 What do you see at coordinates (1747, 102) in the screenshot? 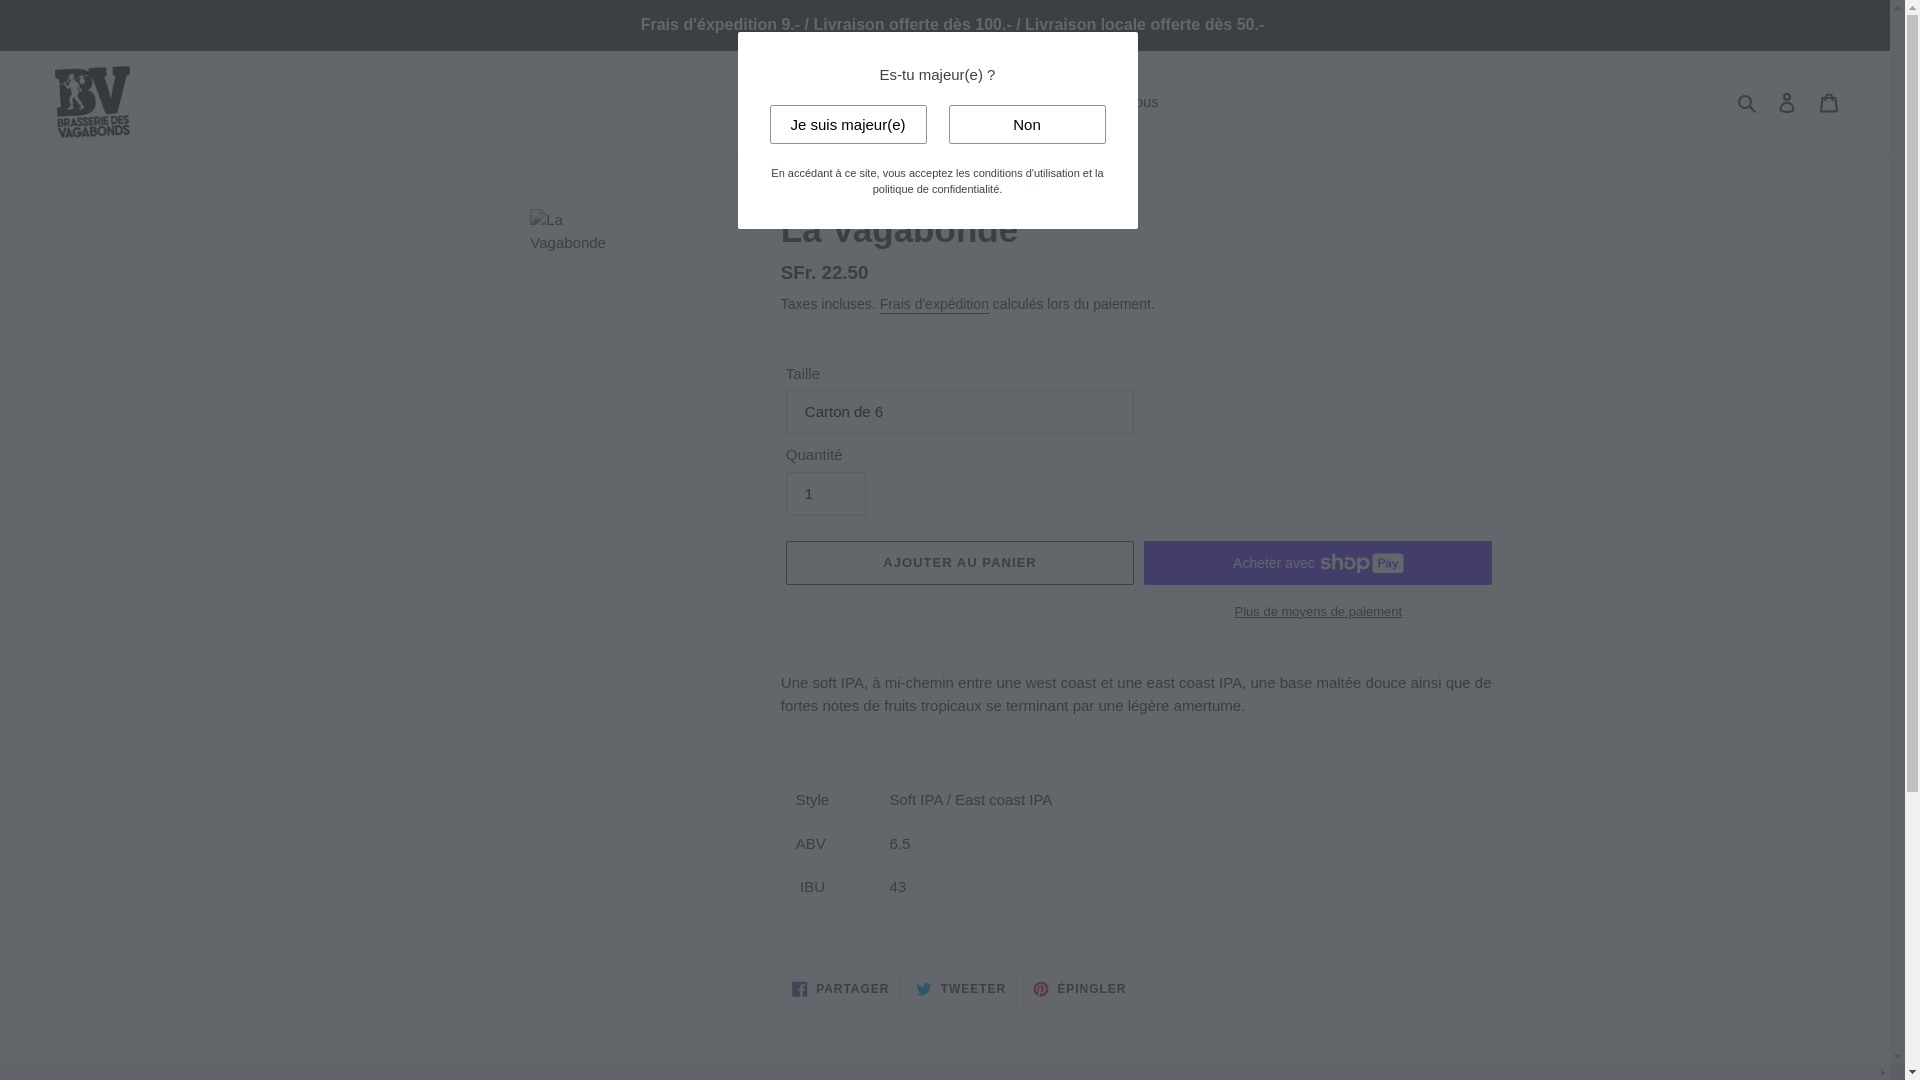
I see `'Rechercher'` at bounding box center [1747, 102].